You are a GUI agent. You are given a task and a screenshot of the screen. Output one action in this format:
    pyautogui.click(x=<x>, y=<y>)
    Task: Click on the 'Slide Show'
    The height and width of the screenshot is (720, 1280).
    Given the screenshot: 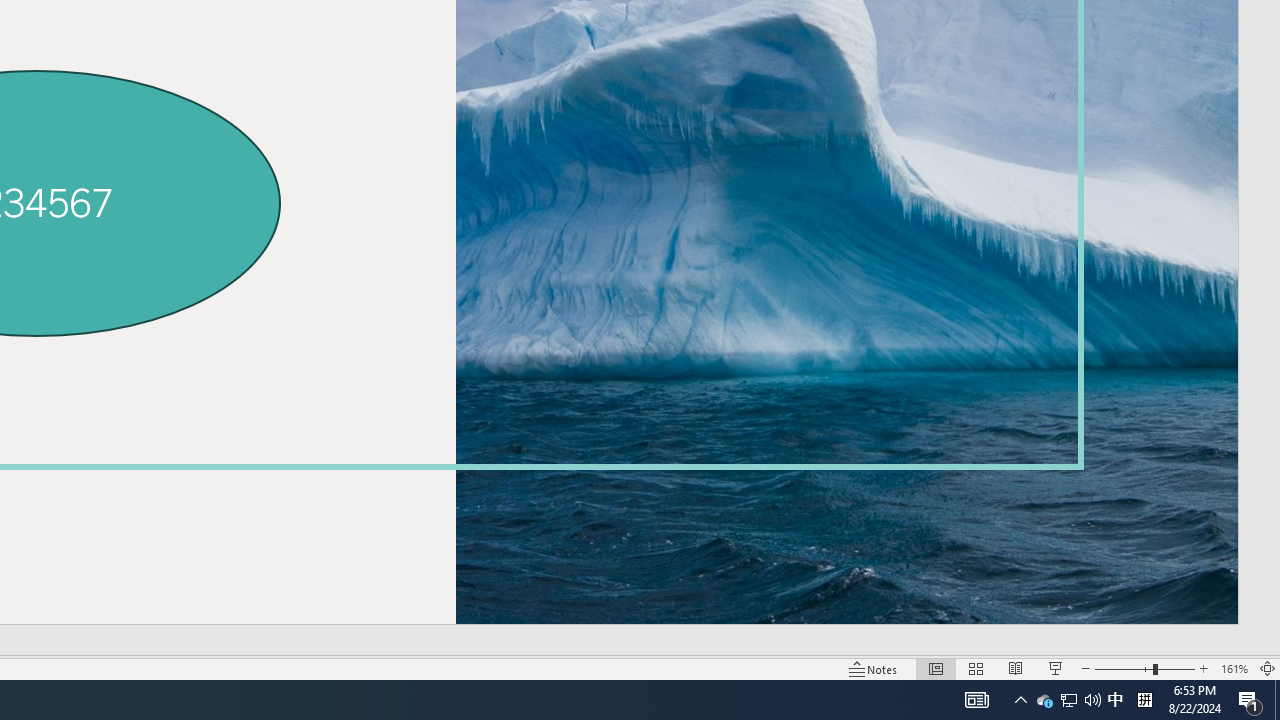 What is the action you would take?
    pyautogui.click(x=1055, y=669)
    